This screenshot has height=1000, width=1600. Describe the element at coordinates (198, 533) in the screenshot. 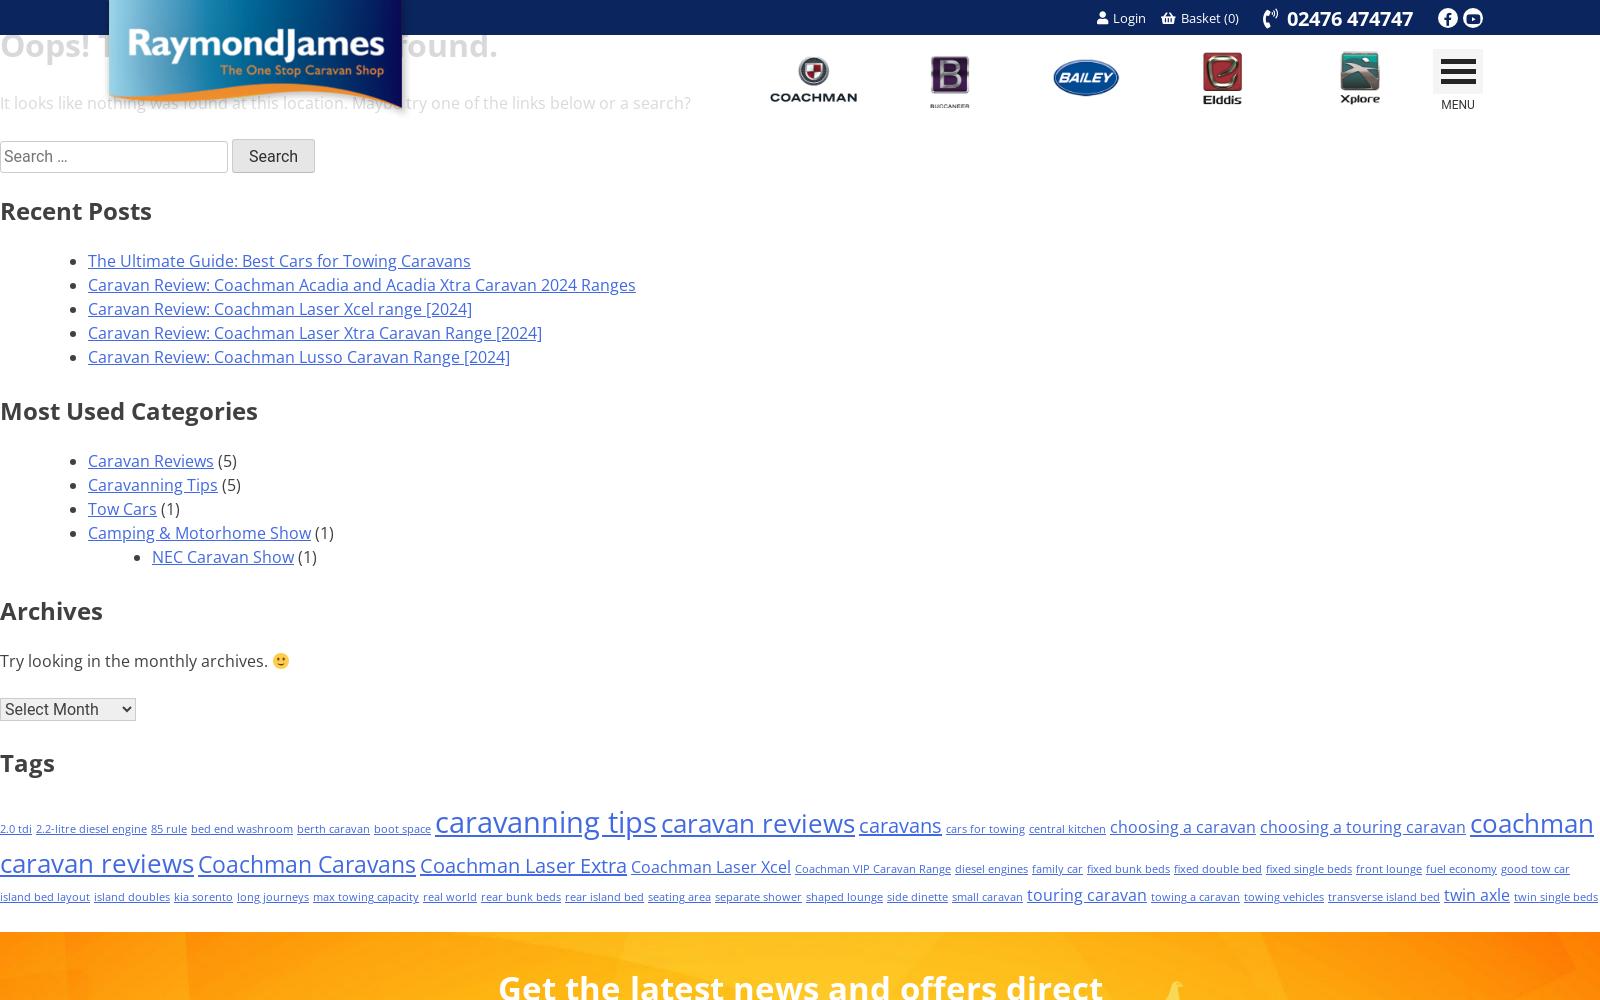

I see `'Camping & Motorhome Show'` at that location.